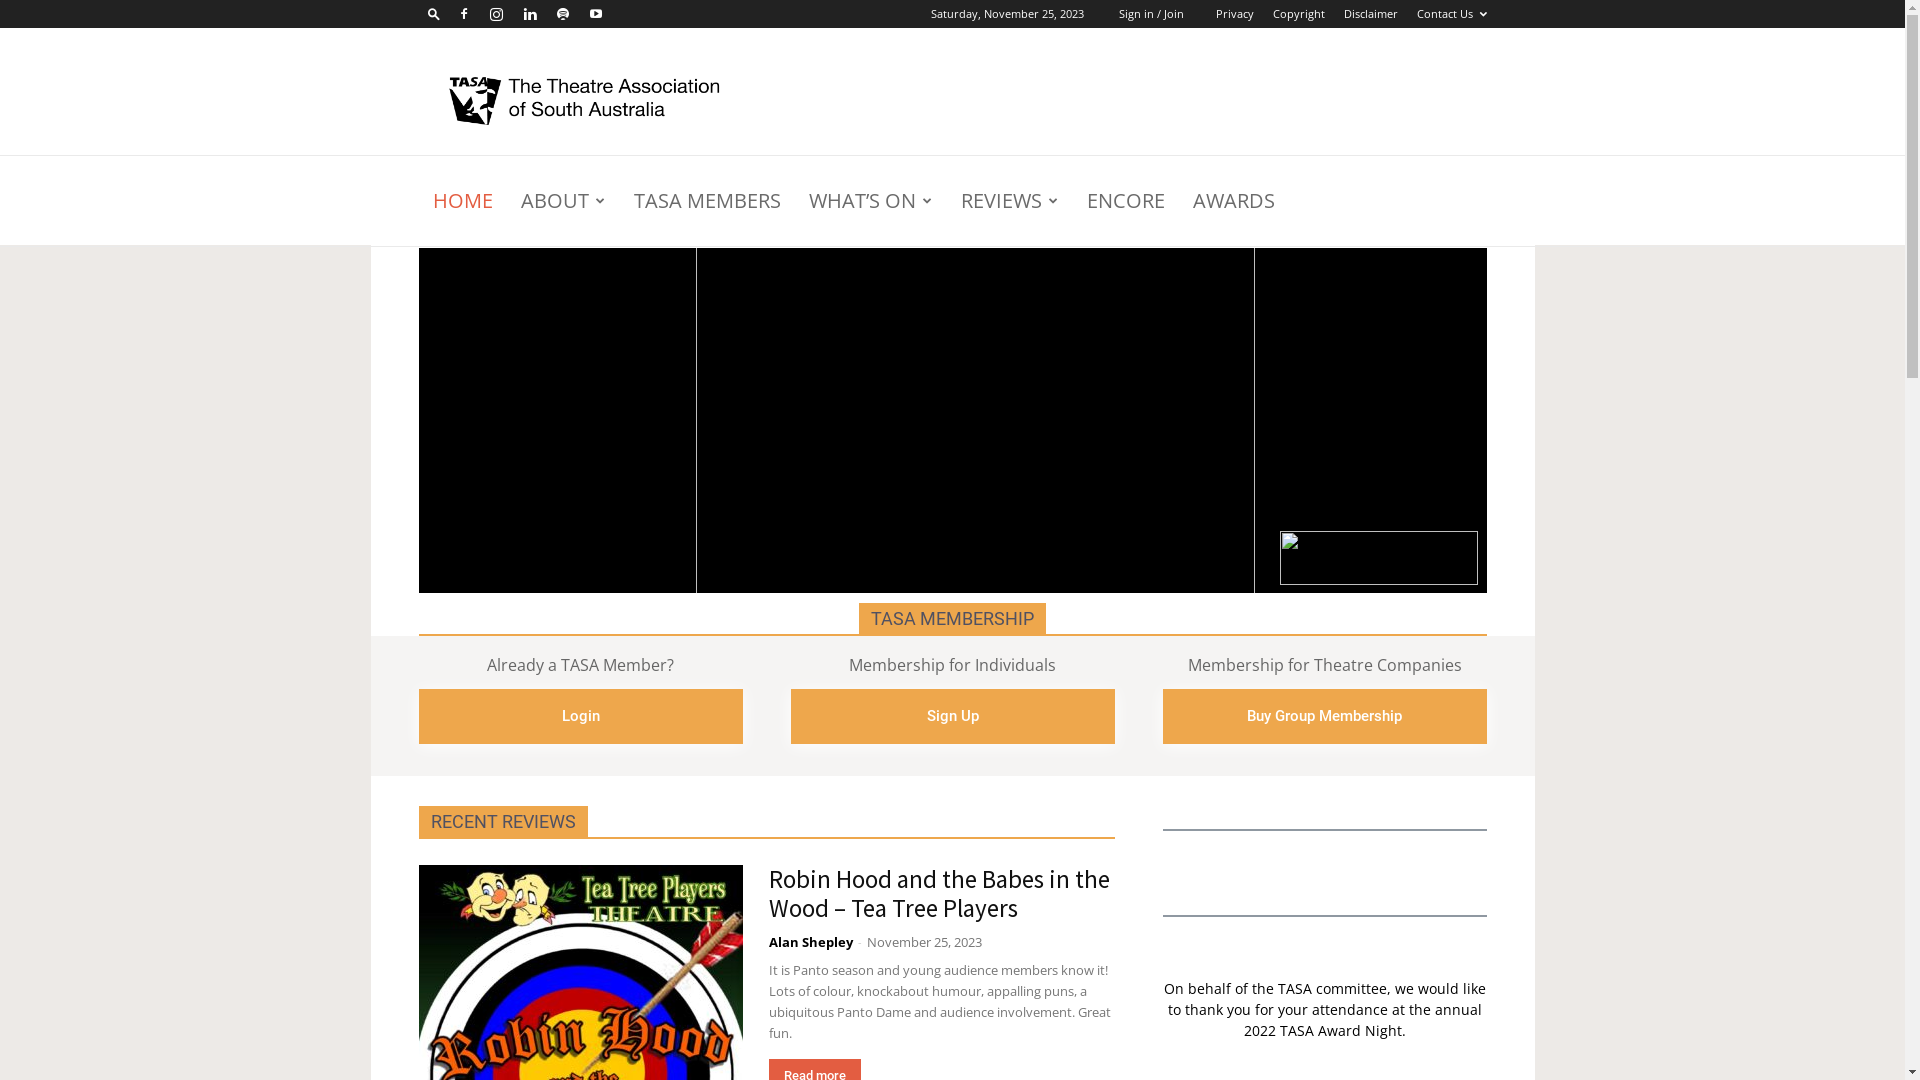  What do you see at coordinates (461, 14) in the screenshot?
I see `'Facebook'` at bounding box center [461, 14].